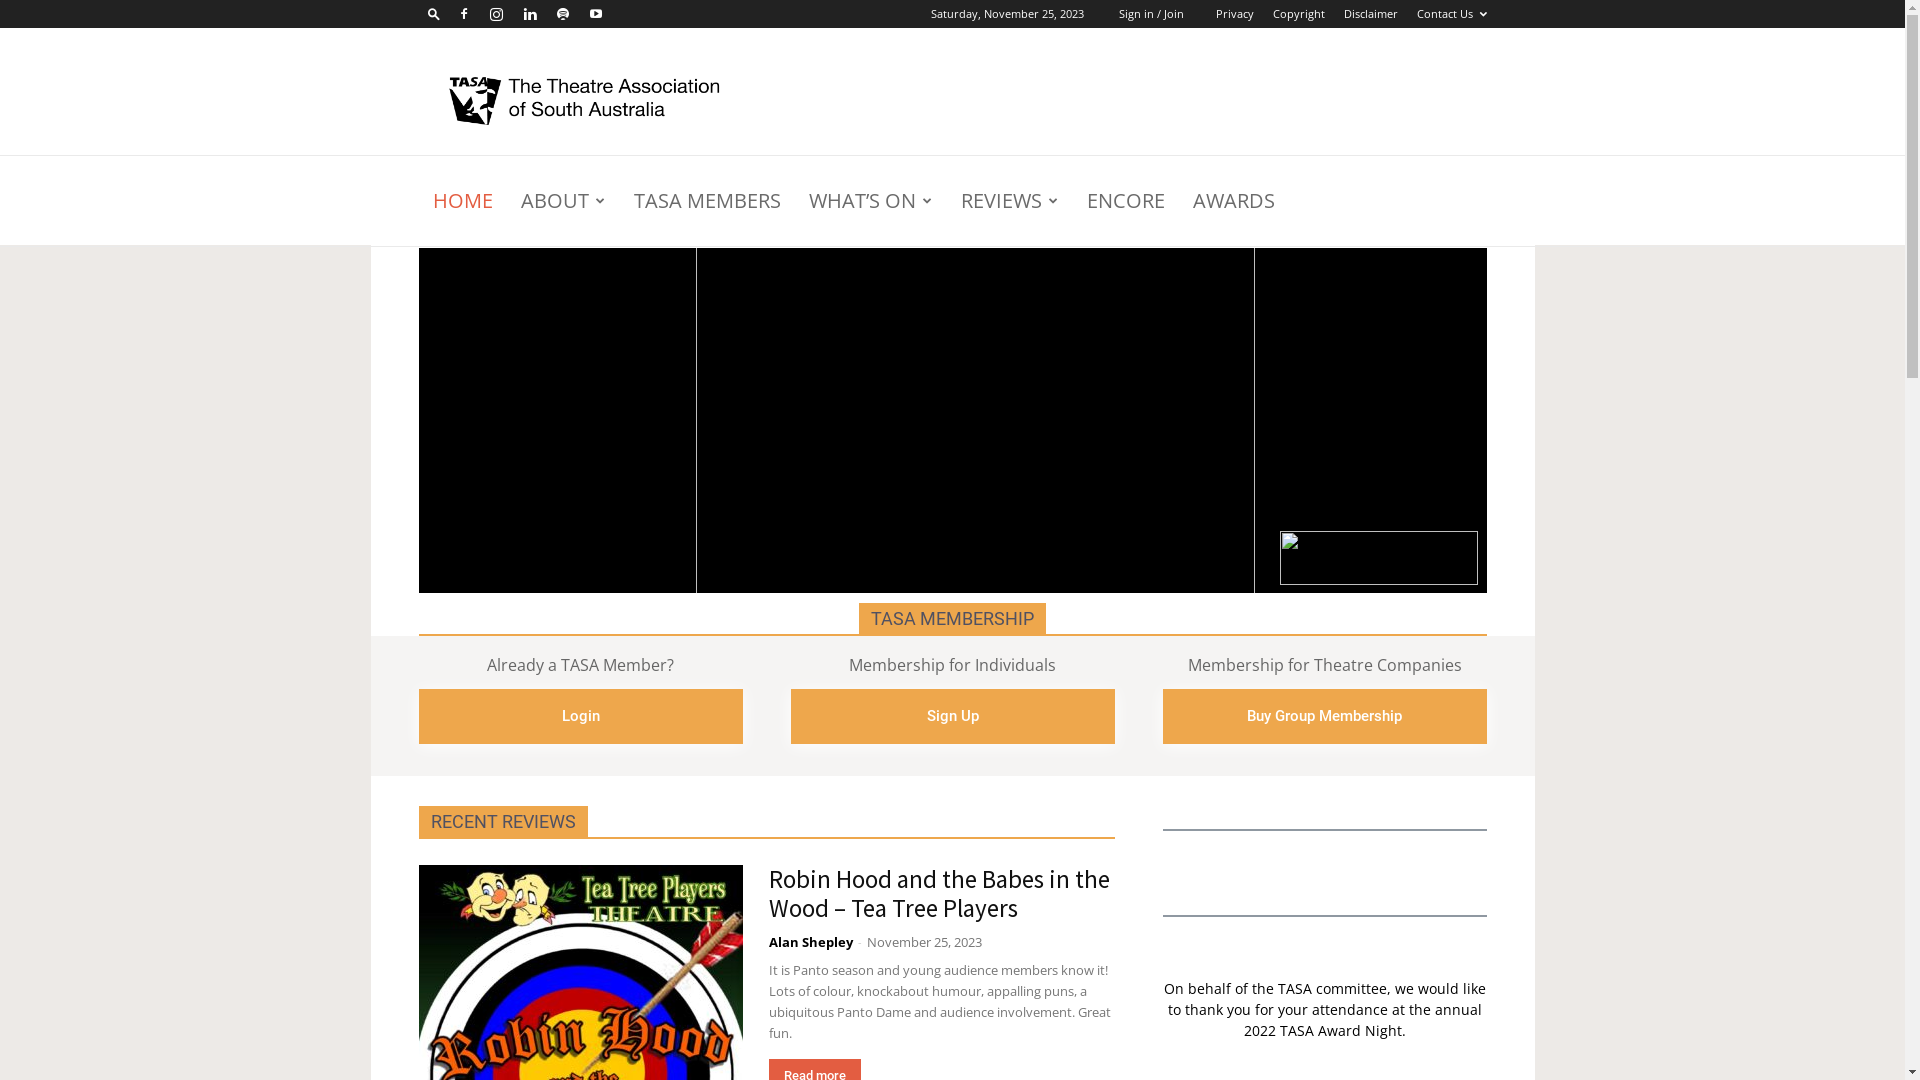  What do you see at coordinates (461, 14) in the screenshot?
I see `'Facebook'` at bounding box center [461, 14].